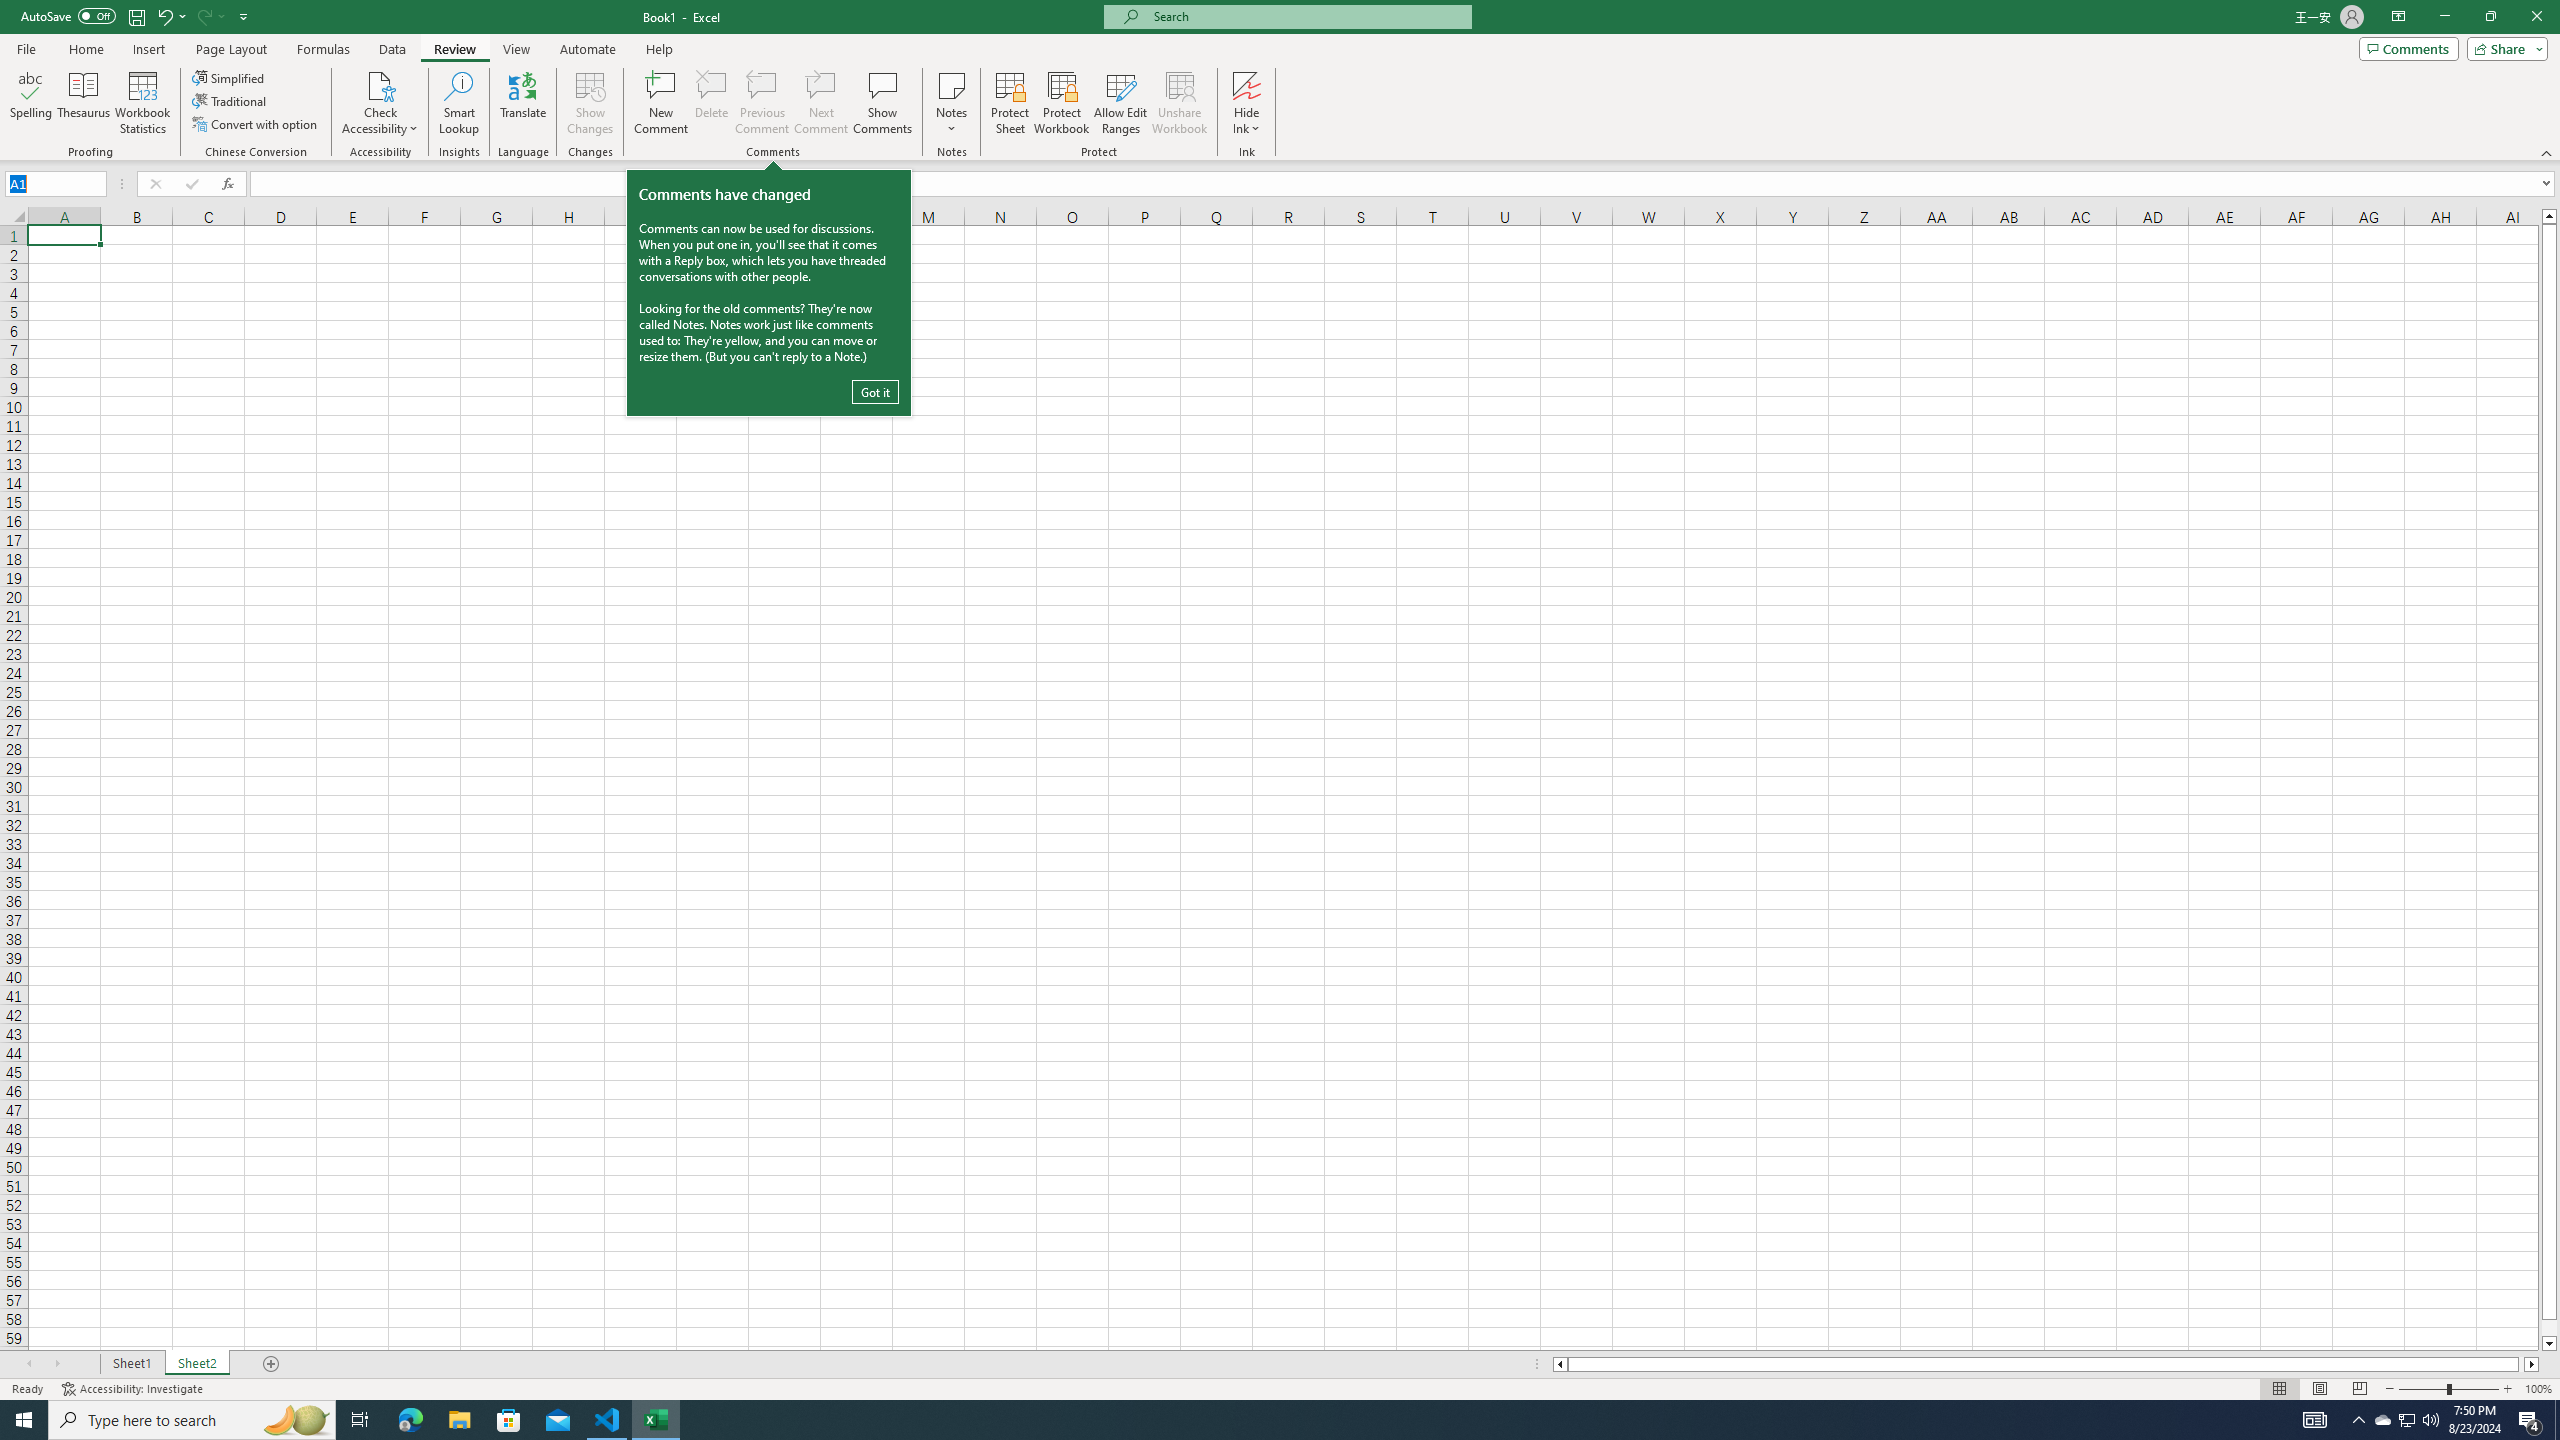  I want to click on 'Sheet2', so click(196, 1363).